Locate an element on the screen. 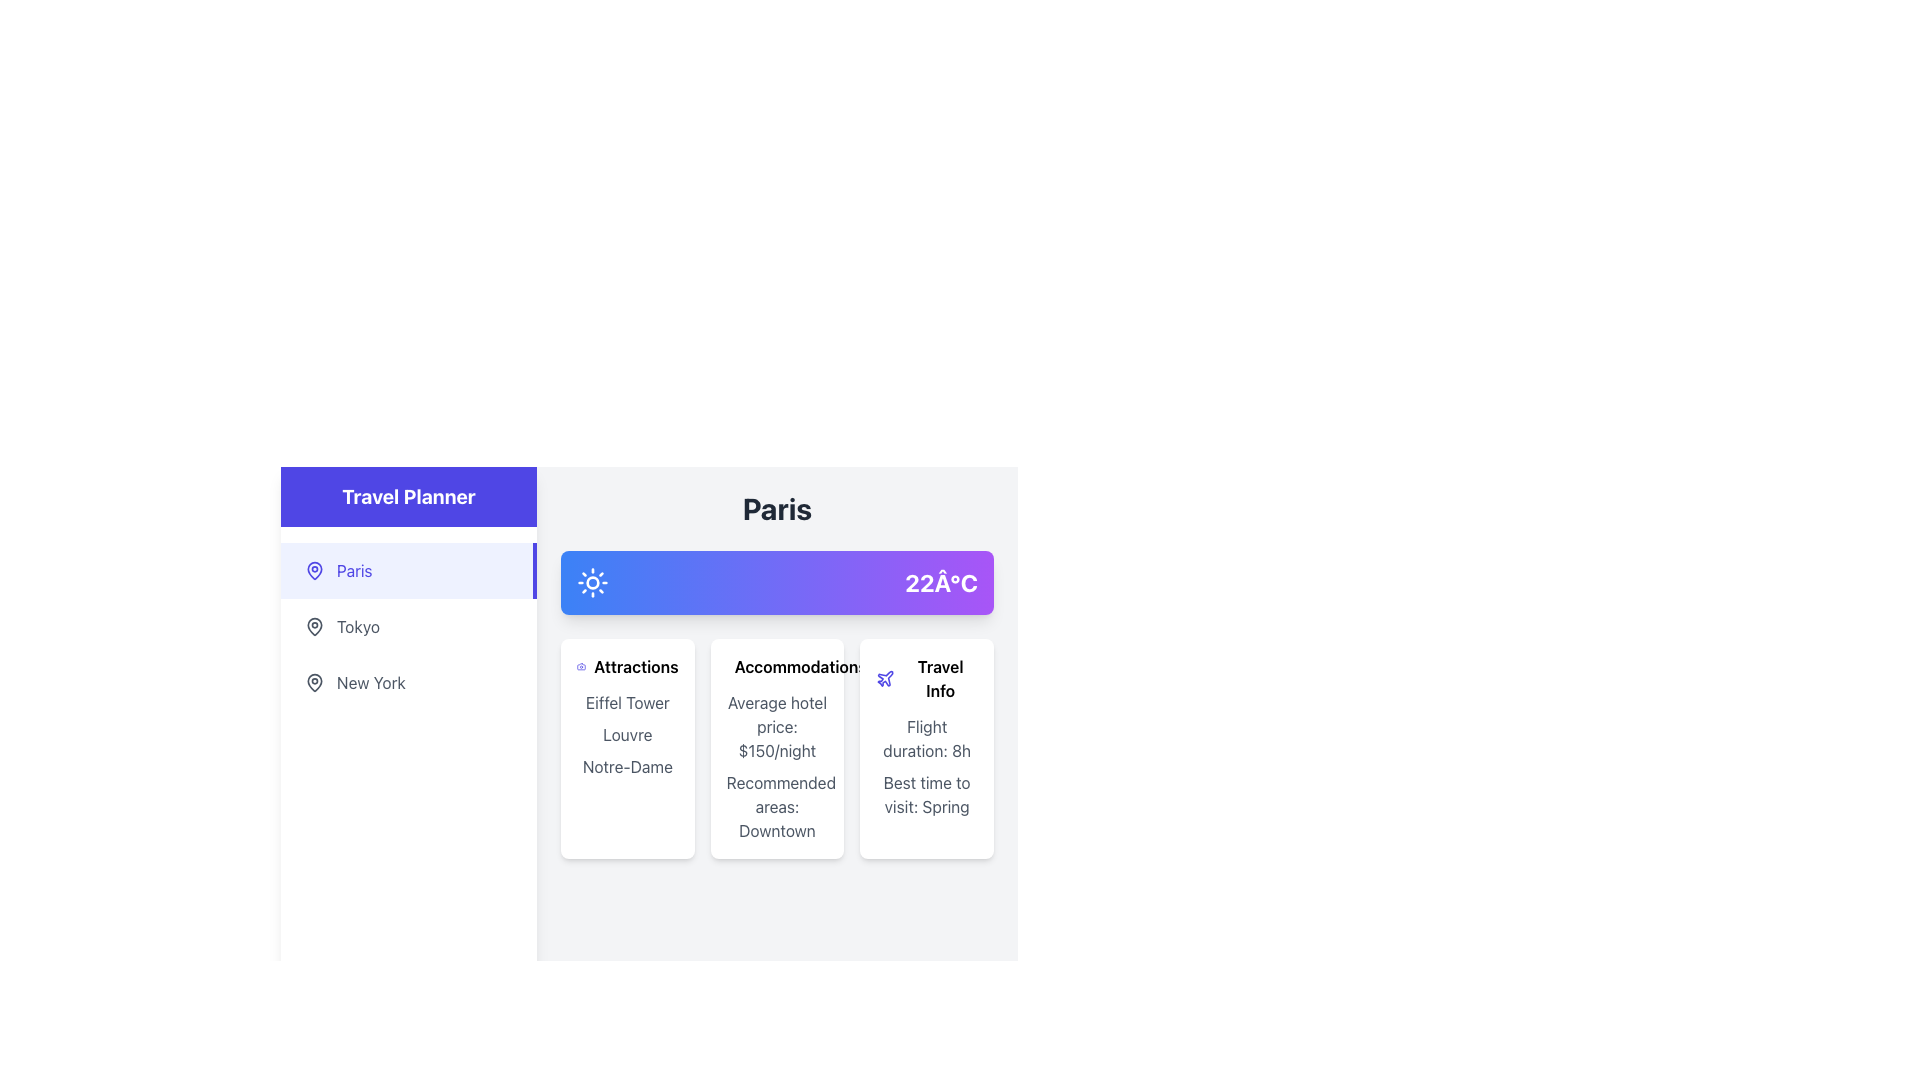  the text label or heading that designates accommodations related to the city of Paris, located between the 'Attractions' and 'Travel Info' cards is located at coordinates (800, 667).